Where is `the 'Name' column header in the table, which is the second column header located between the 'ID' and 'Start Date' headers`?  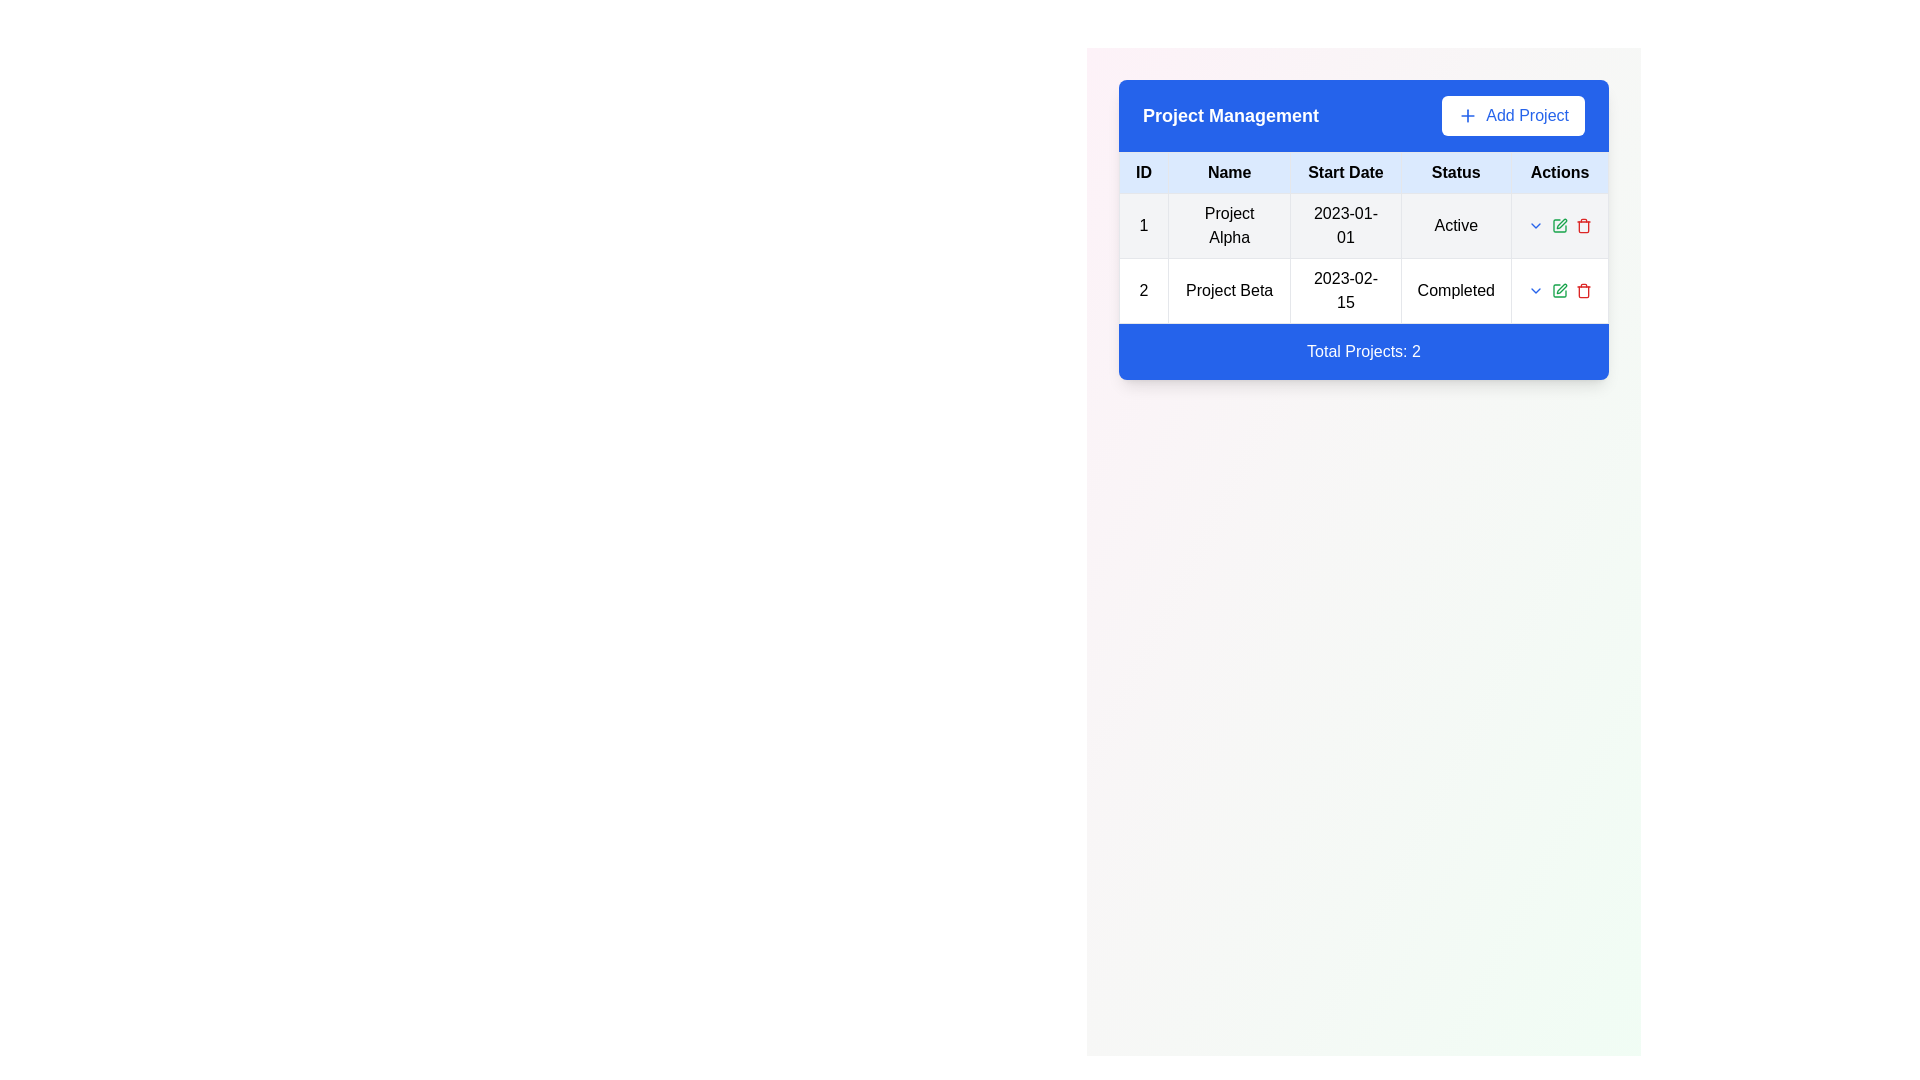 the 'Name' column header in the table, which is the second column header located between the 'ID' and 'Start Date' headers is located at coordinates (1228, 172).